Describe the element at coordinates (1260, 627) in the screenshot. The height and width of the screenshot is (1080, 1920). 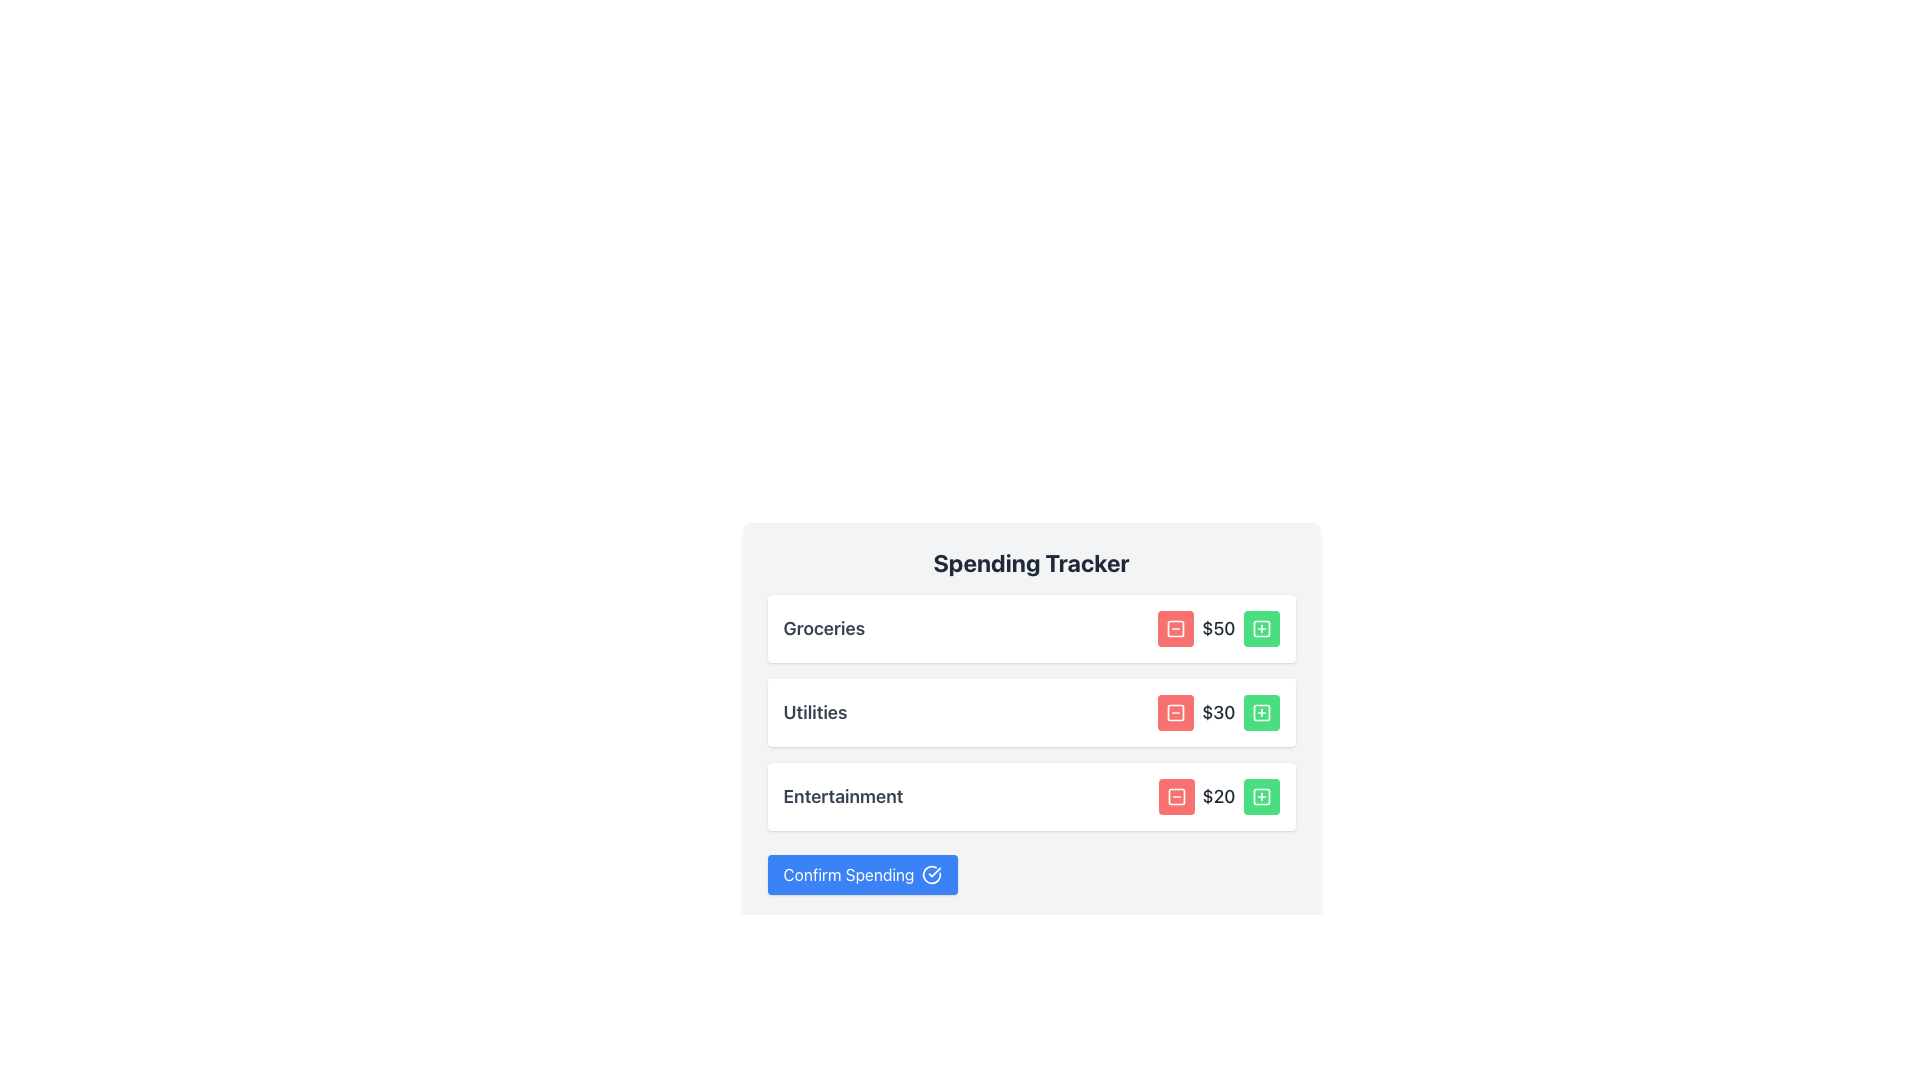
I see `the button located on the right side of the first row in the 'Groceries' category under the 'Spending Tracker' title` at that location.